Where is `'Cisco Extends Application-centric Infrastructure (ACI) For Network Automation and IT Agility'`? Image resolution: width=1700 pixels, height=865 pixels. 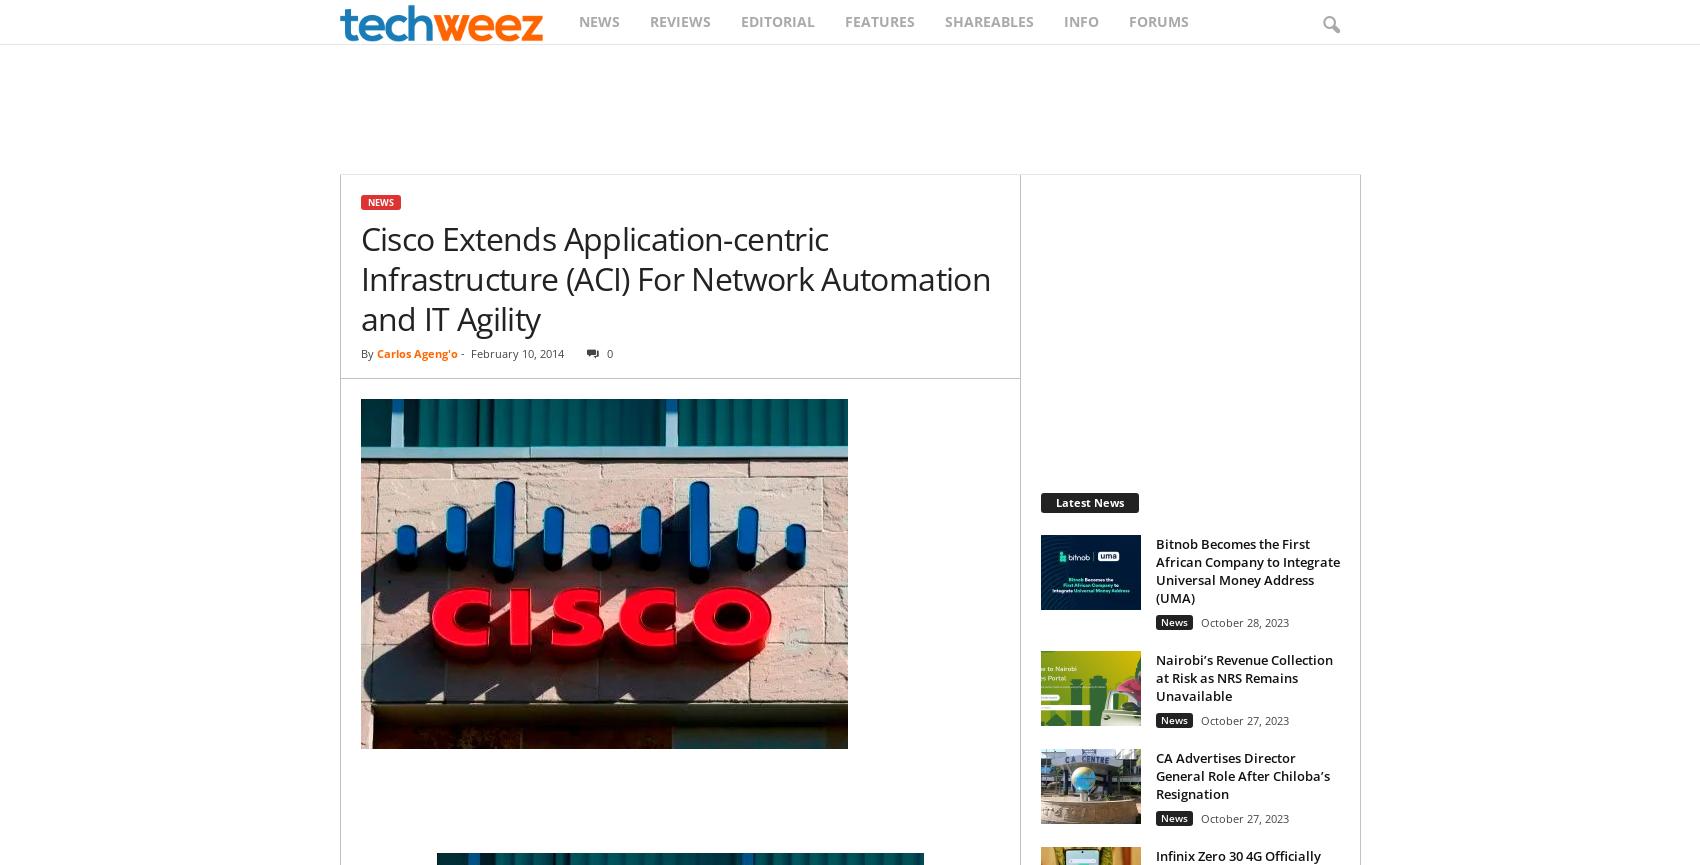
'Cisco Extends Application-centric Infrastructure (ACI) For Network Automation and IT Agility' is located at coordinates (359, 277).